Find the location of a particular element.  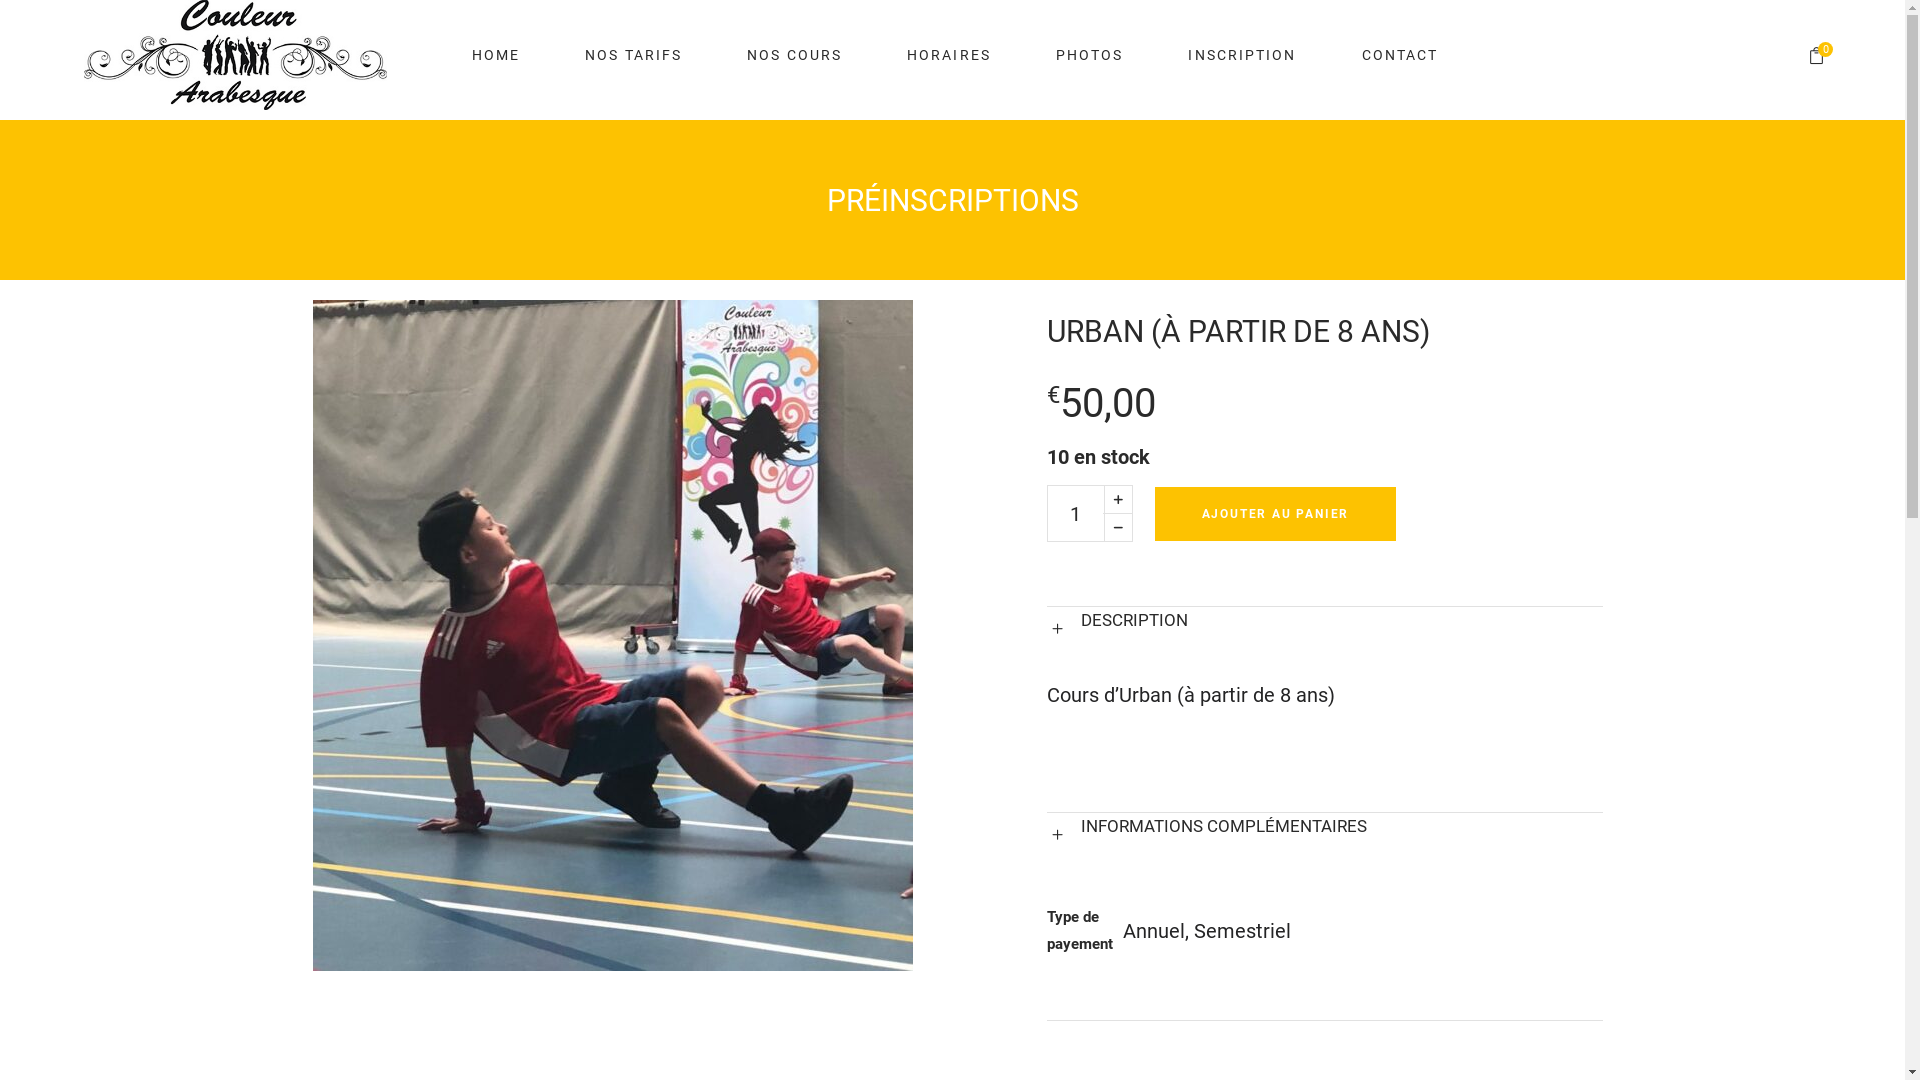

'CONTACT' is located at coordinates (1399, 53).